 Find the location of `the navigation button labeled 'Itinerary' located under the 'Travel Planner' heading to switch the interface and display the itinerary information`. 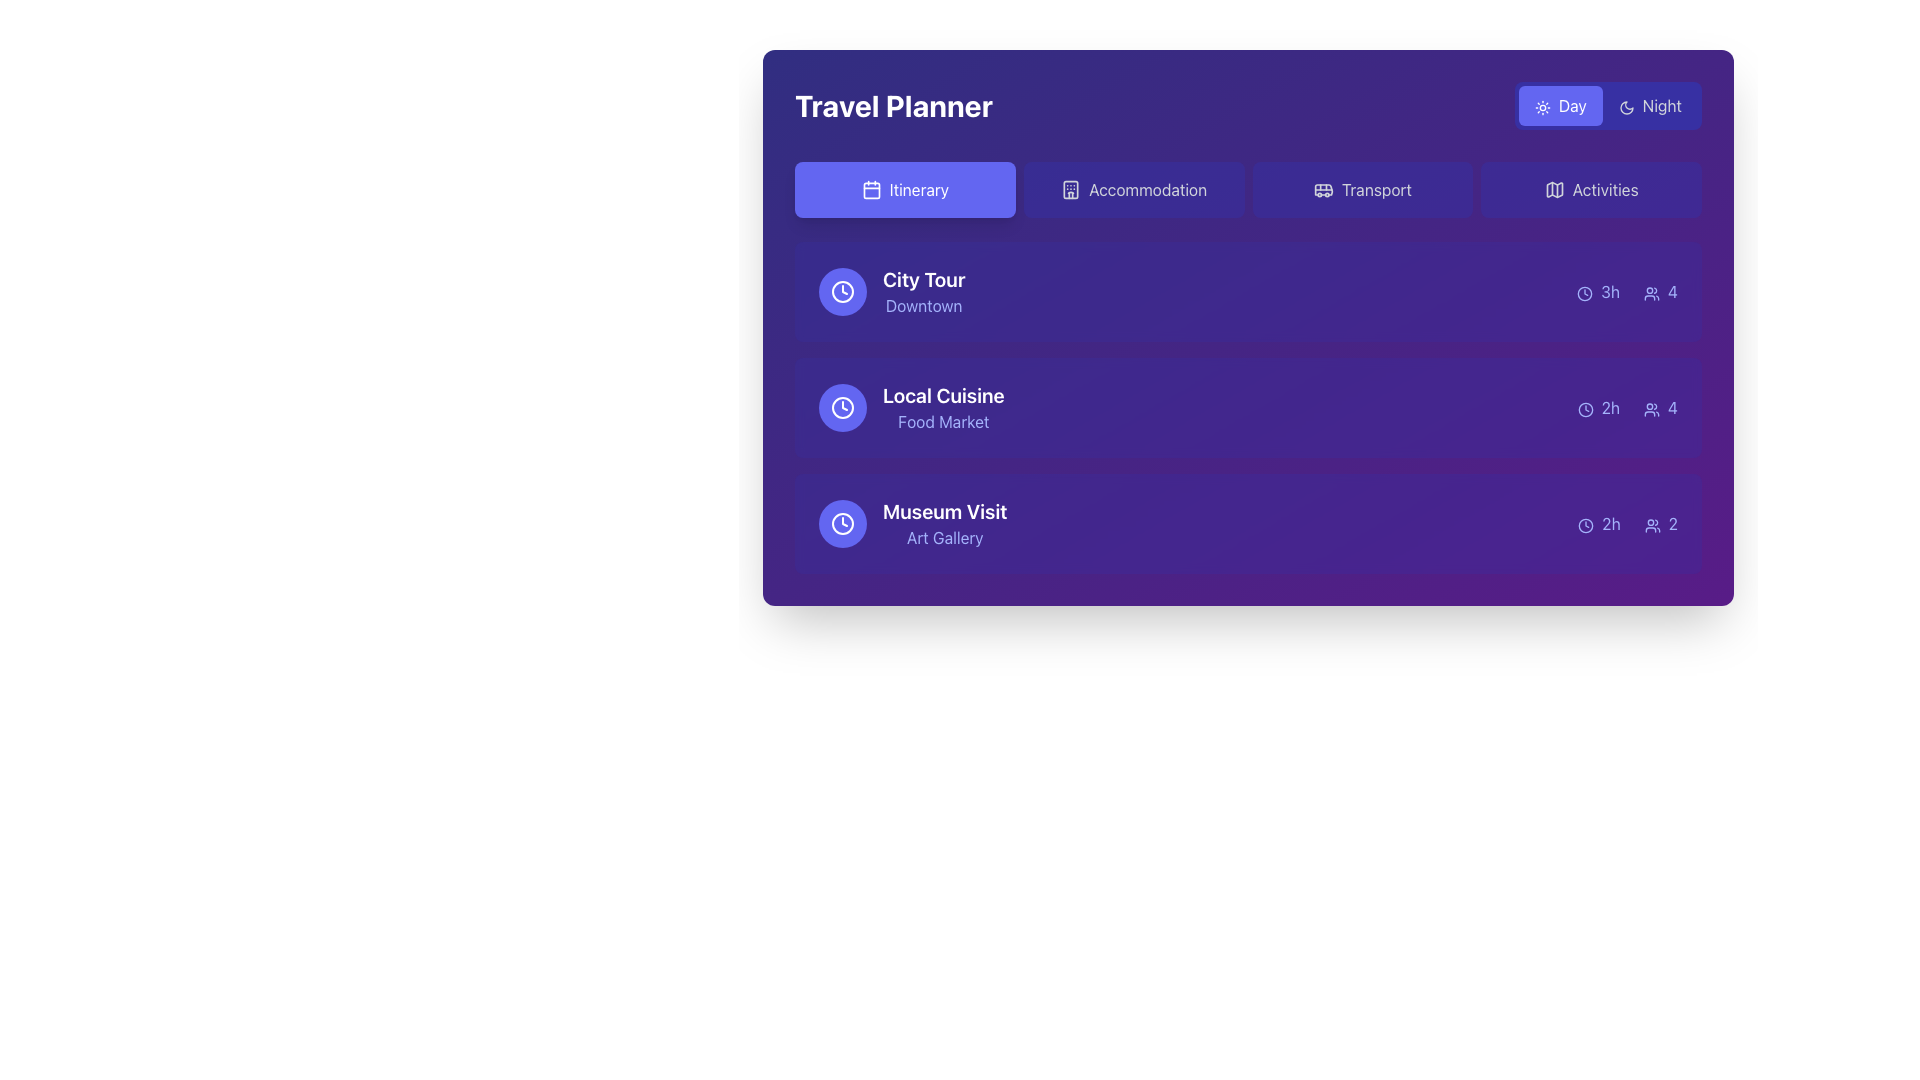

the navigation button labeled 'Itinerary' located under the 'Travel Planner' heading to switch the interface and display the itinerary information is located at coordinates (918, 189).